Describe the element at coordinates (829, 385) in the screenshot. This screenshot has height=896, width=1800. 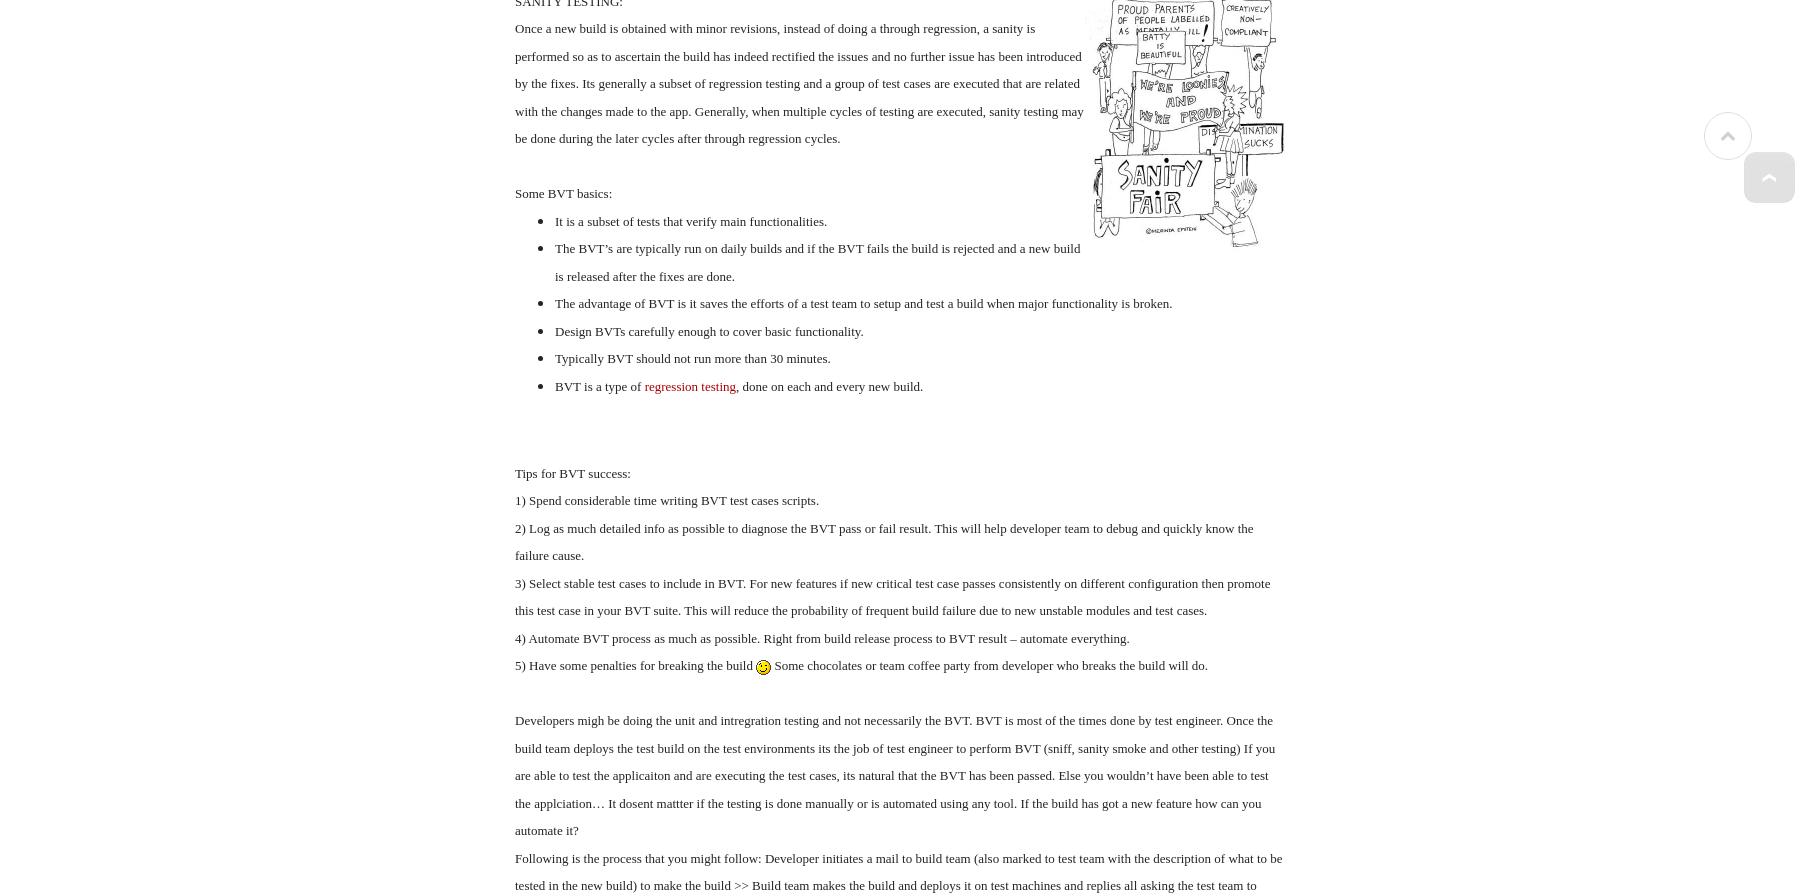
I see `', done on each and every new build.'` at that location.